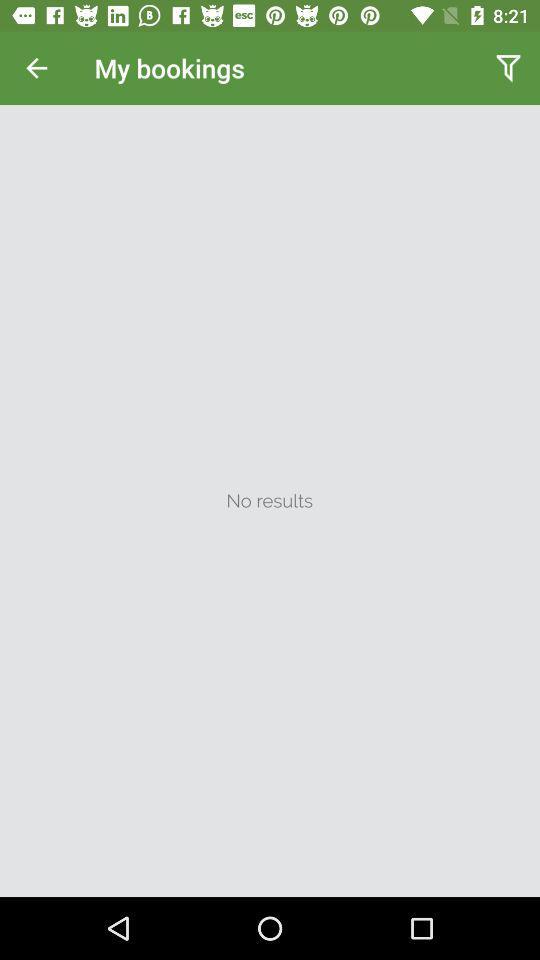  Describe the element at coordinates (36, 68) in the screenshot. I see `app to the left of the my bookings` at that location.